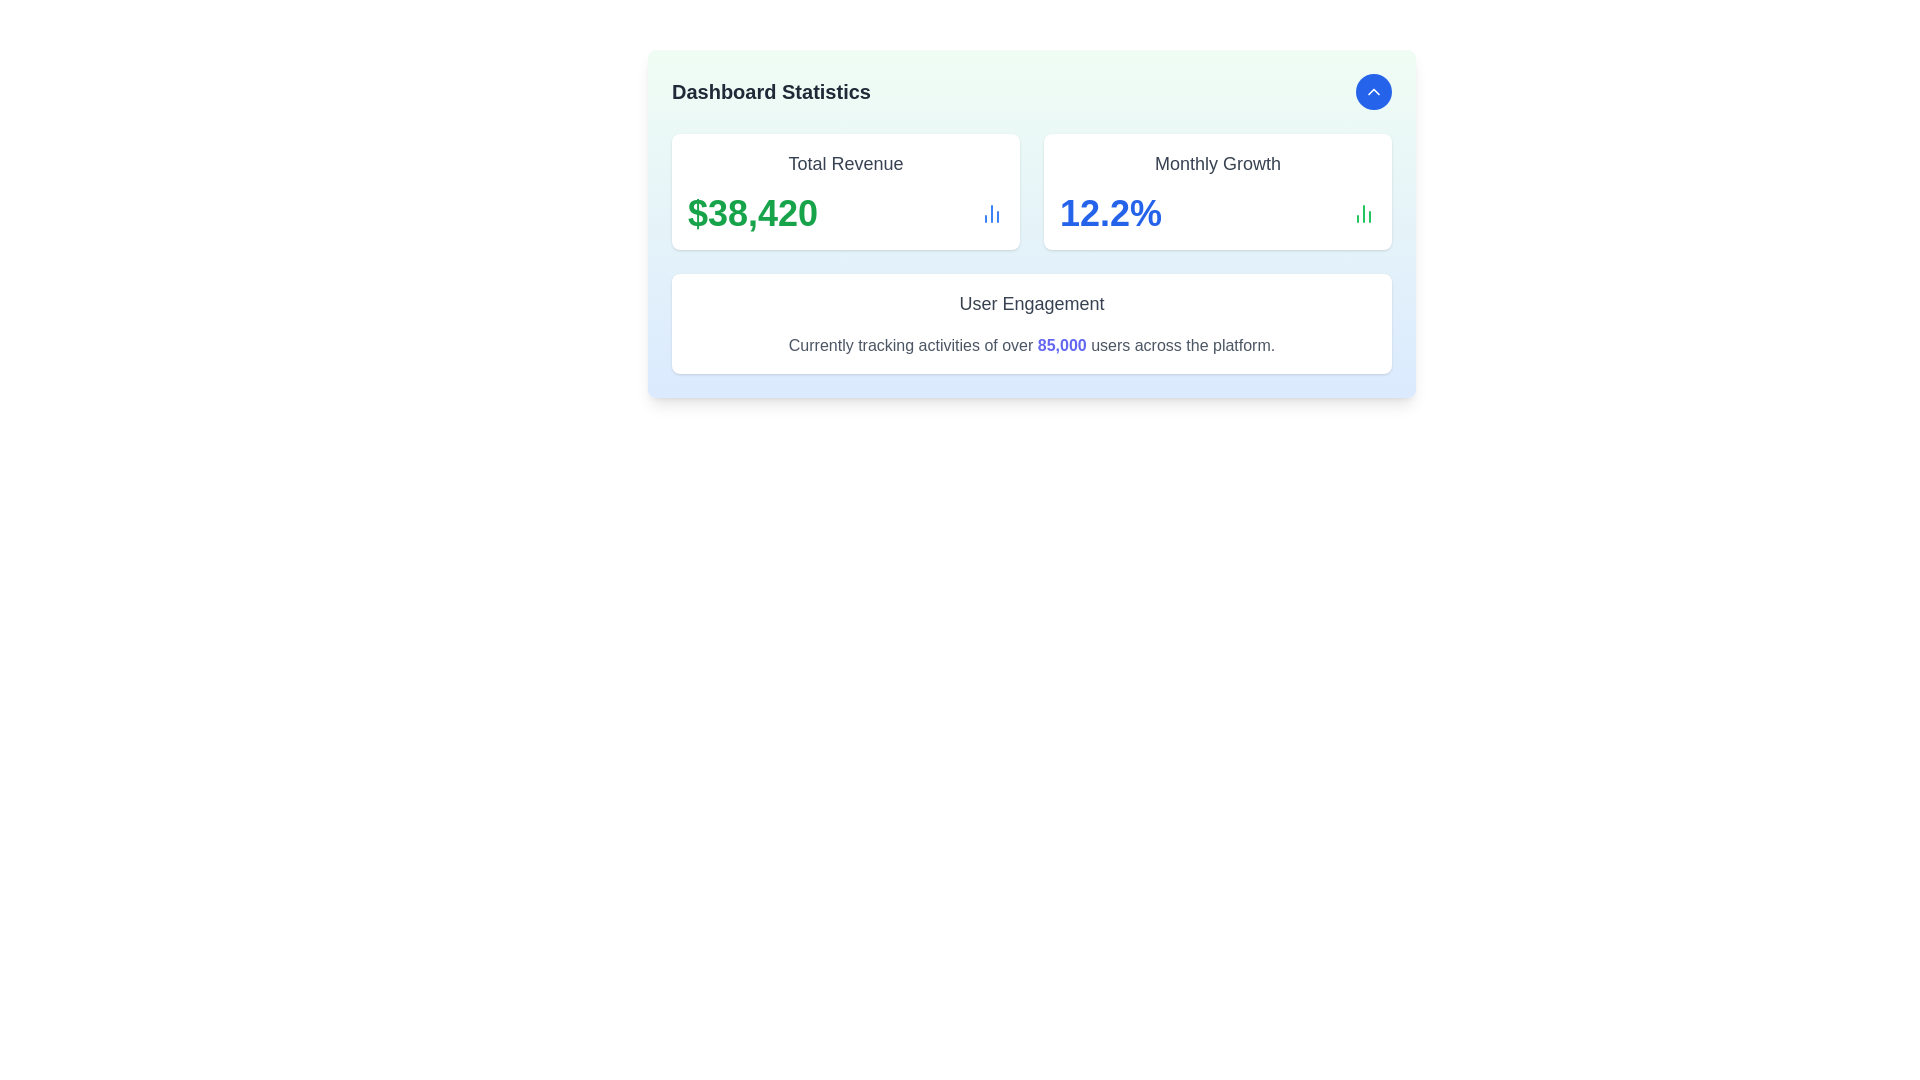 The height and width of the screenshot is (1080, 1920). What do you see at coordinates (1217, 192) in the screenshot?
I see `the Informational card displaying the monthly growth percentage in the dashboard, which is located in the second column of the top row, adjacent to the Total Revenue card` at bounding box center [1217, 192].